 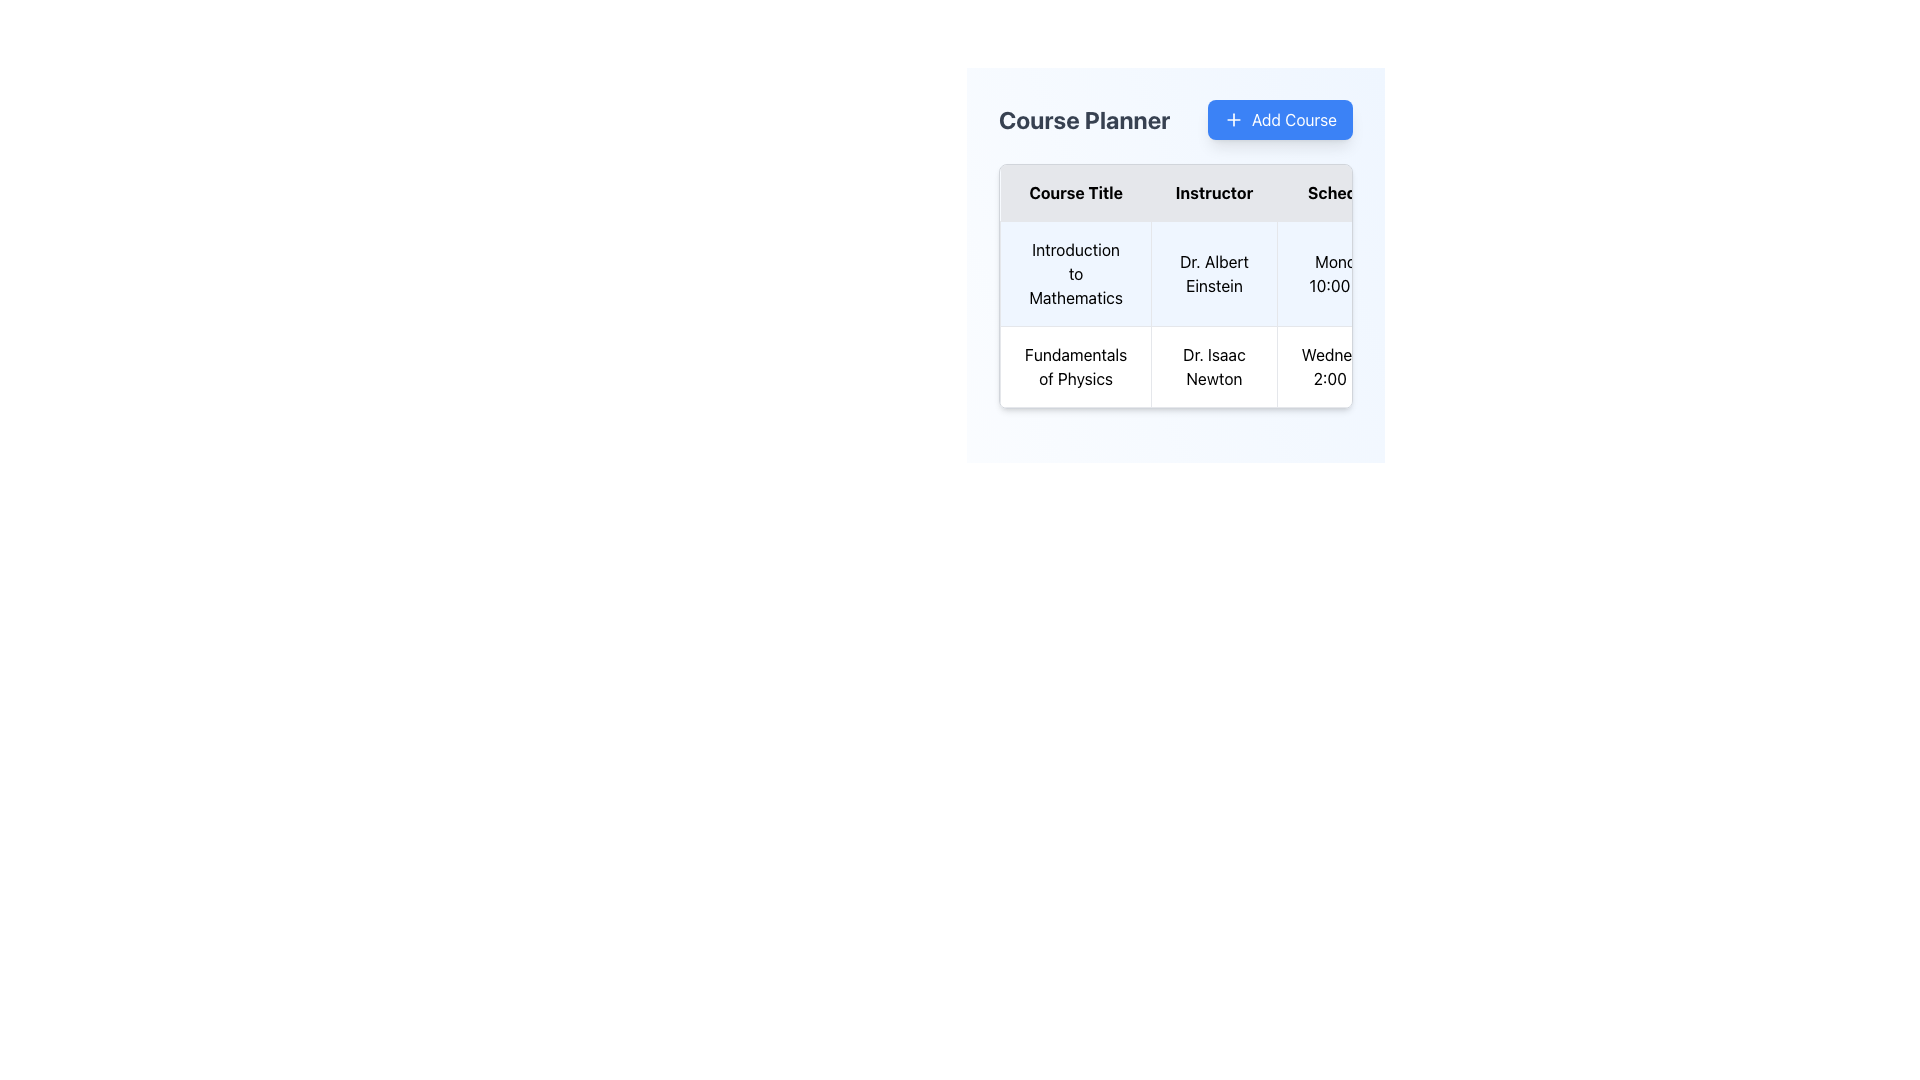 I want to click on the '+' icon located within the 'Add Course' button in the top-right corner above the 'Course Planner' table, so click(x=1232, y=119).